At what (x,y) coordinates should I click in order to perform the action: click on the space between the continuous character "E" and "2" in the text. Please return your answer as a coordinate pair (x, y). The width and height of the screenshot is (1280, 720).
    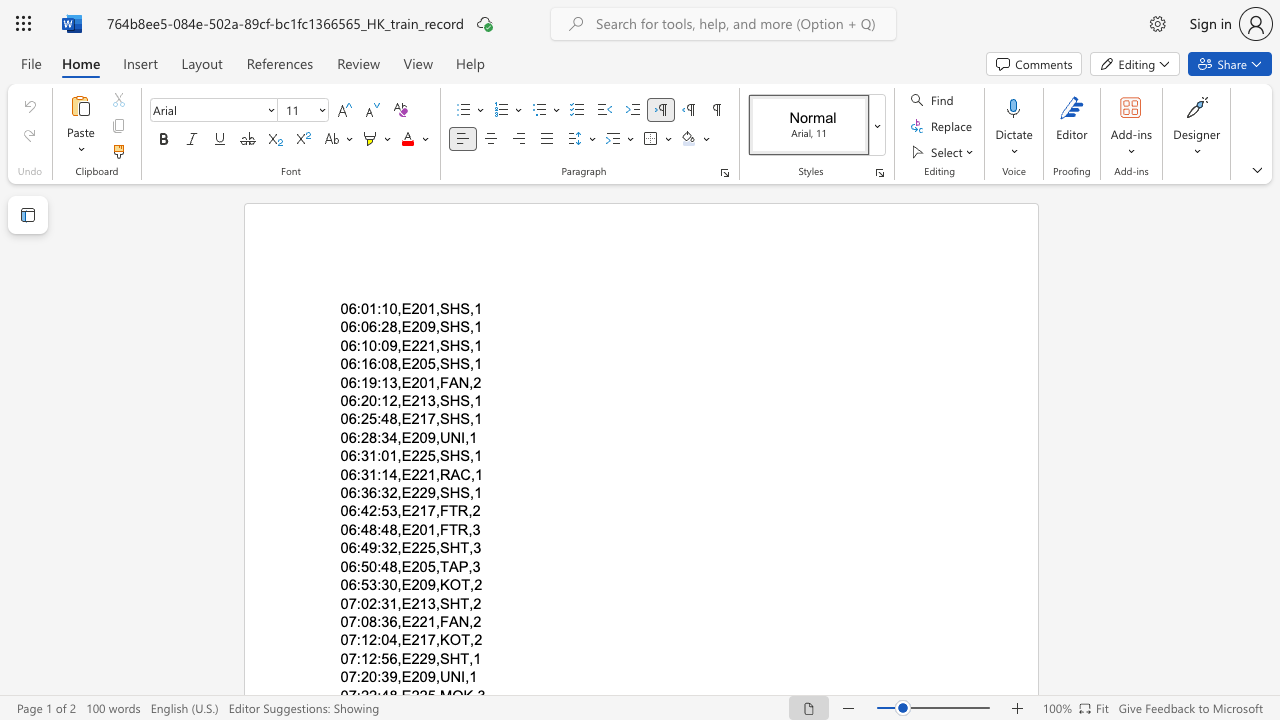
    Looking at the image, I should click on (410, 528).